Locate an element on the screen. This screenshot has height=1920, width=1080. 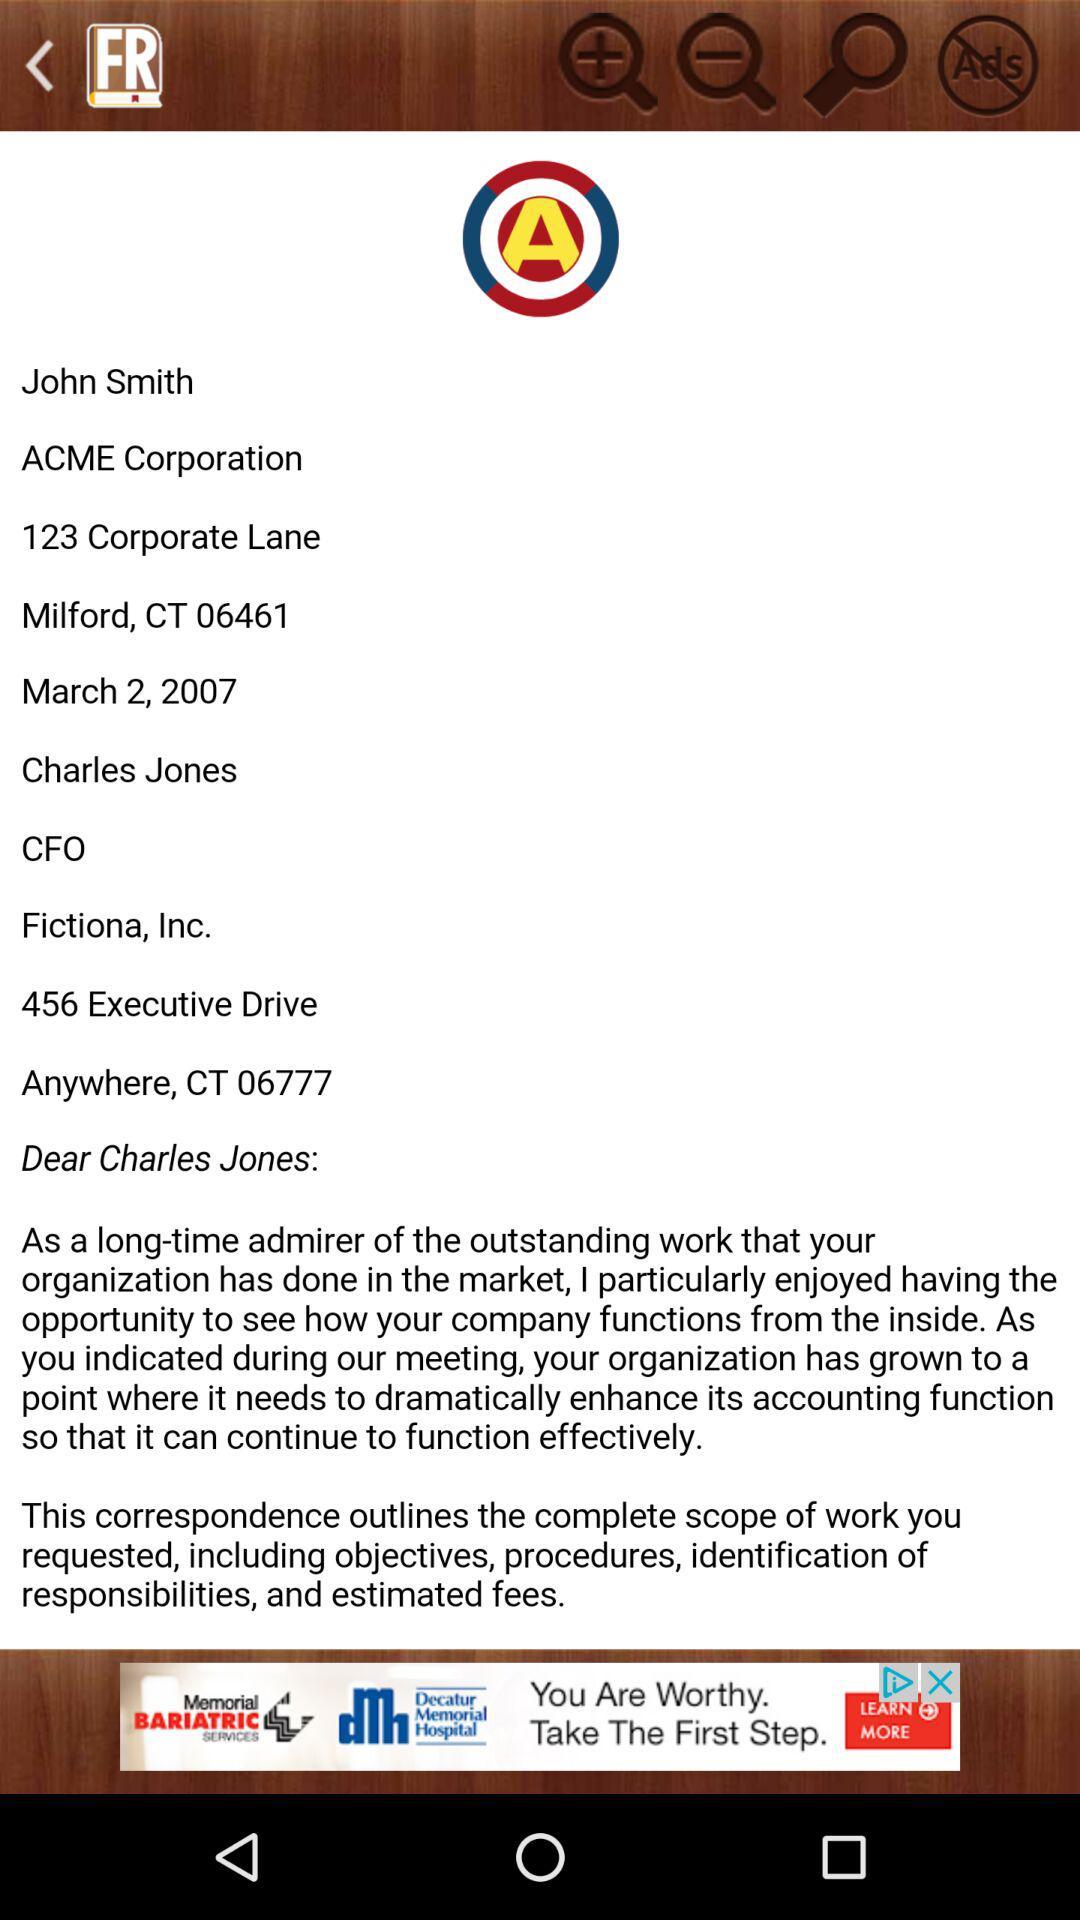
the add icon is located at coordinates (604, 69).